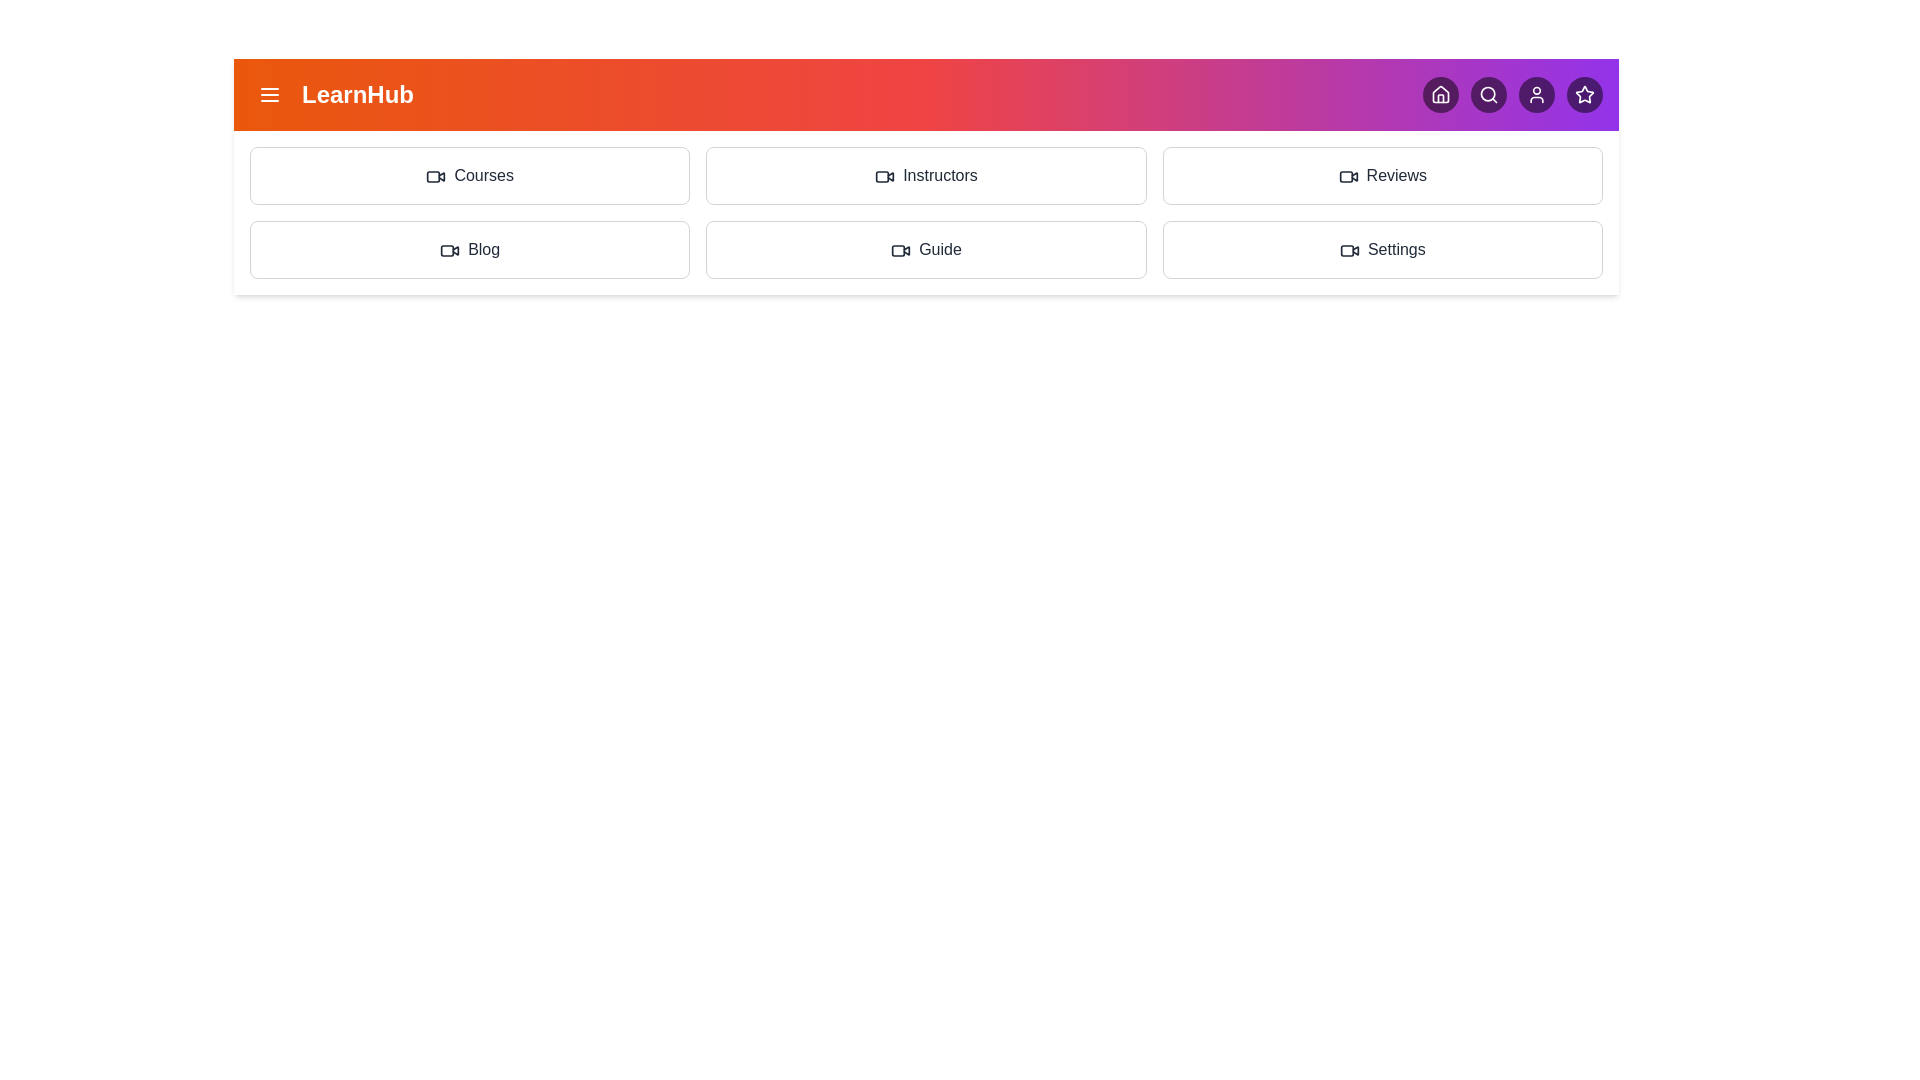 The height and width of the screenshot is (1080, 1920). What do you see at coordinates (1488, 95) in the screenshot?
I see `the navigation icon corresponding to Search` at bounding box center [1488, 95].